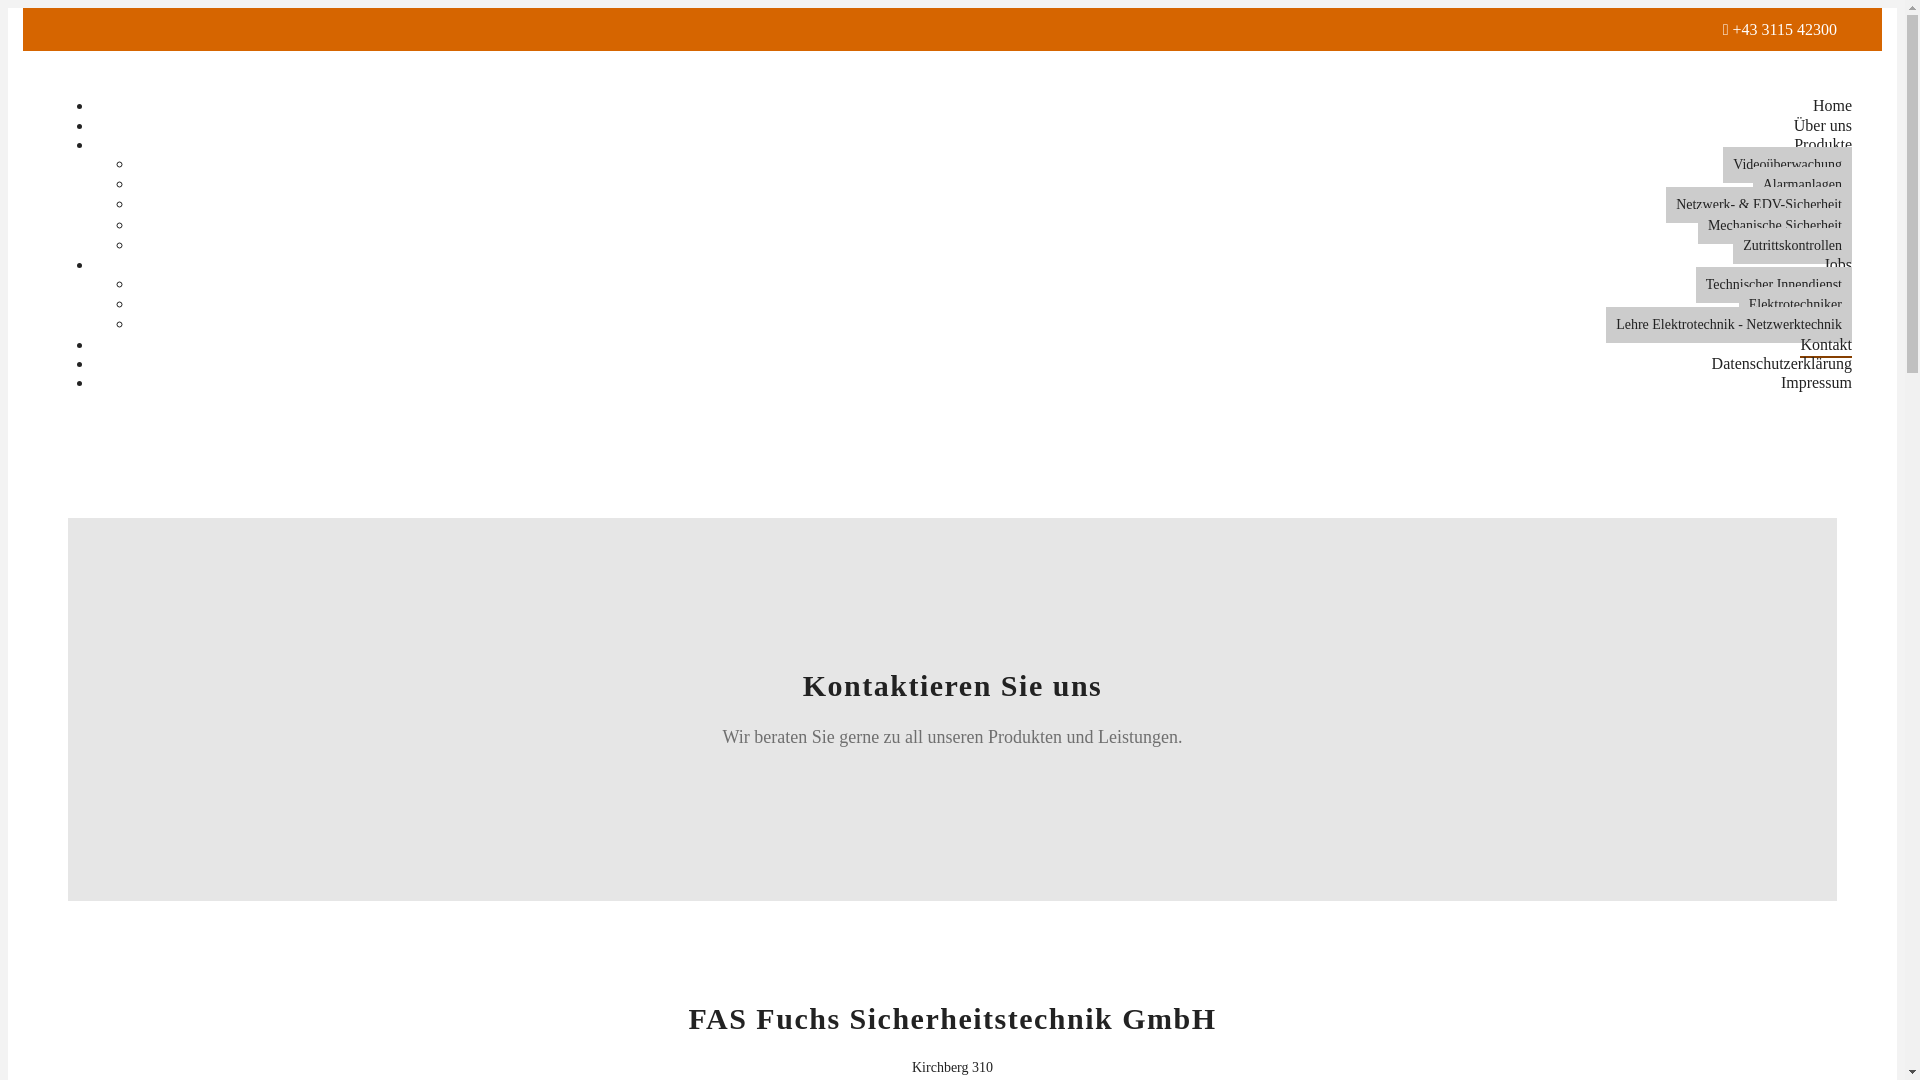 This screenshot has width=1920, height=1080. I want to click on 'Home', so click(1832, 105).